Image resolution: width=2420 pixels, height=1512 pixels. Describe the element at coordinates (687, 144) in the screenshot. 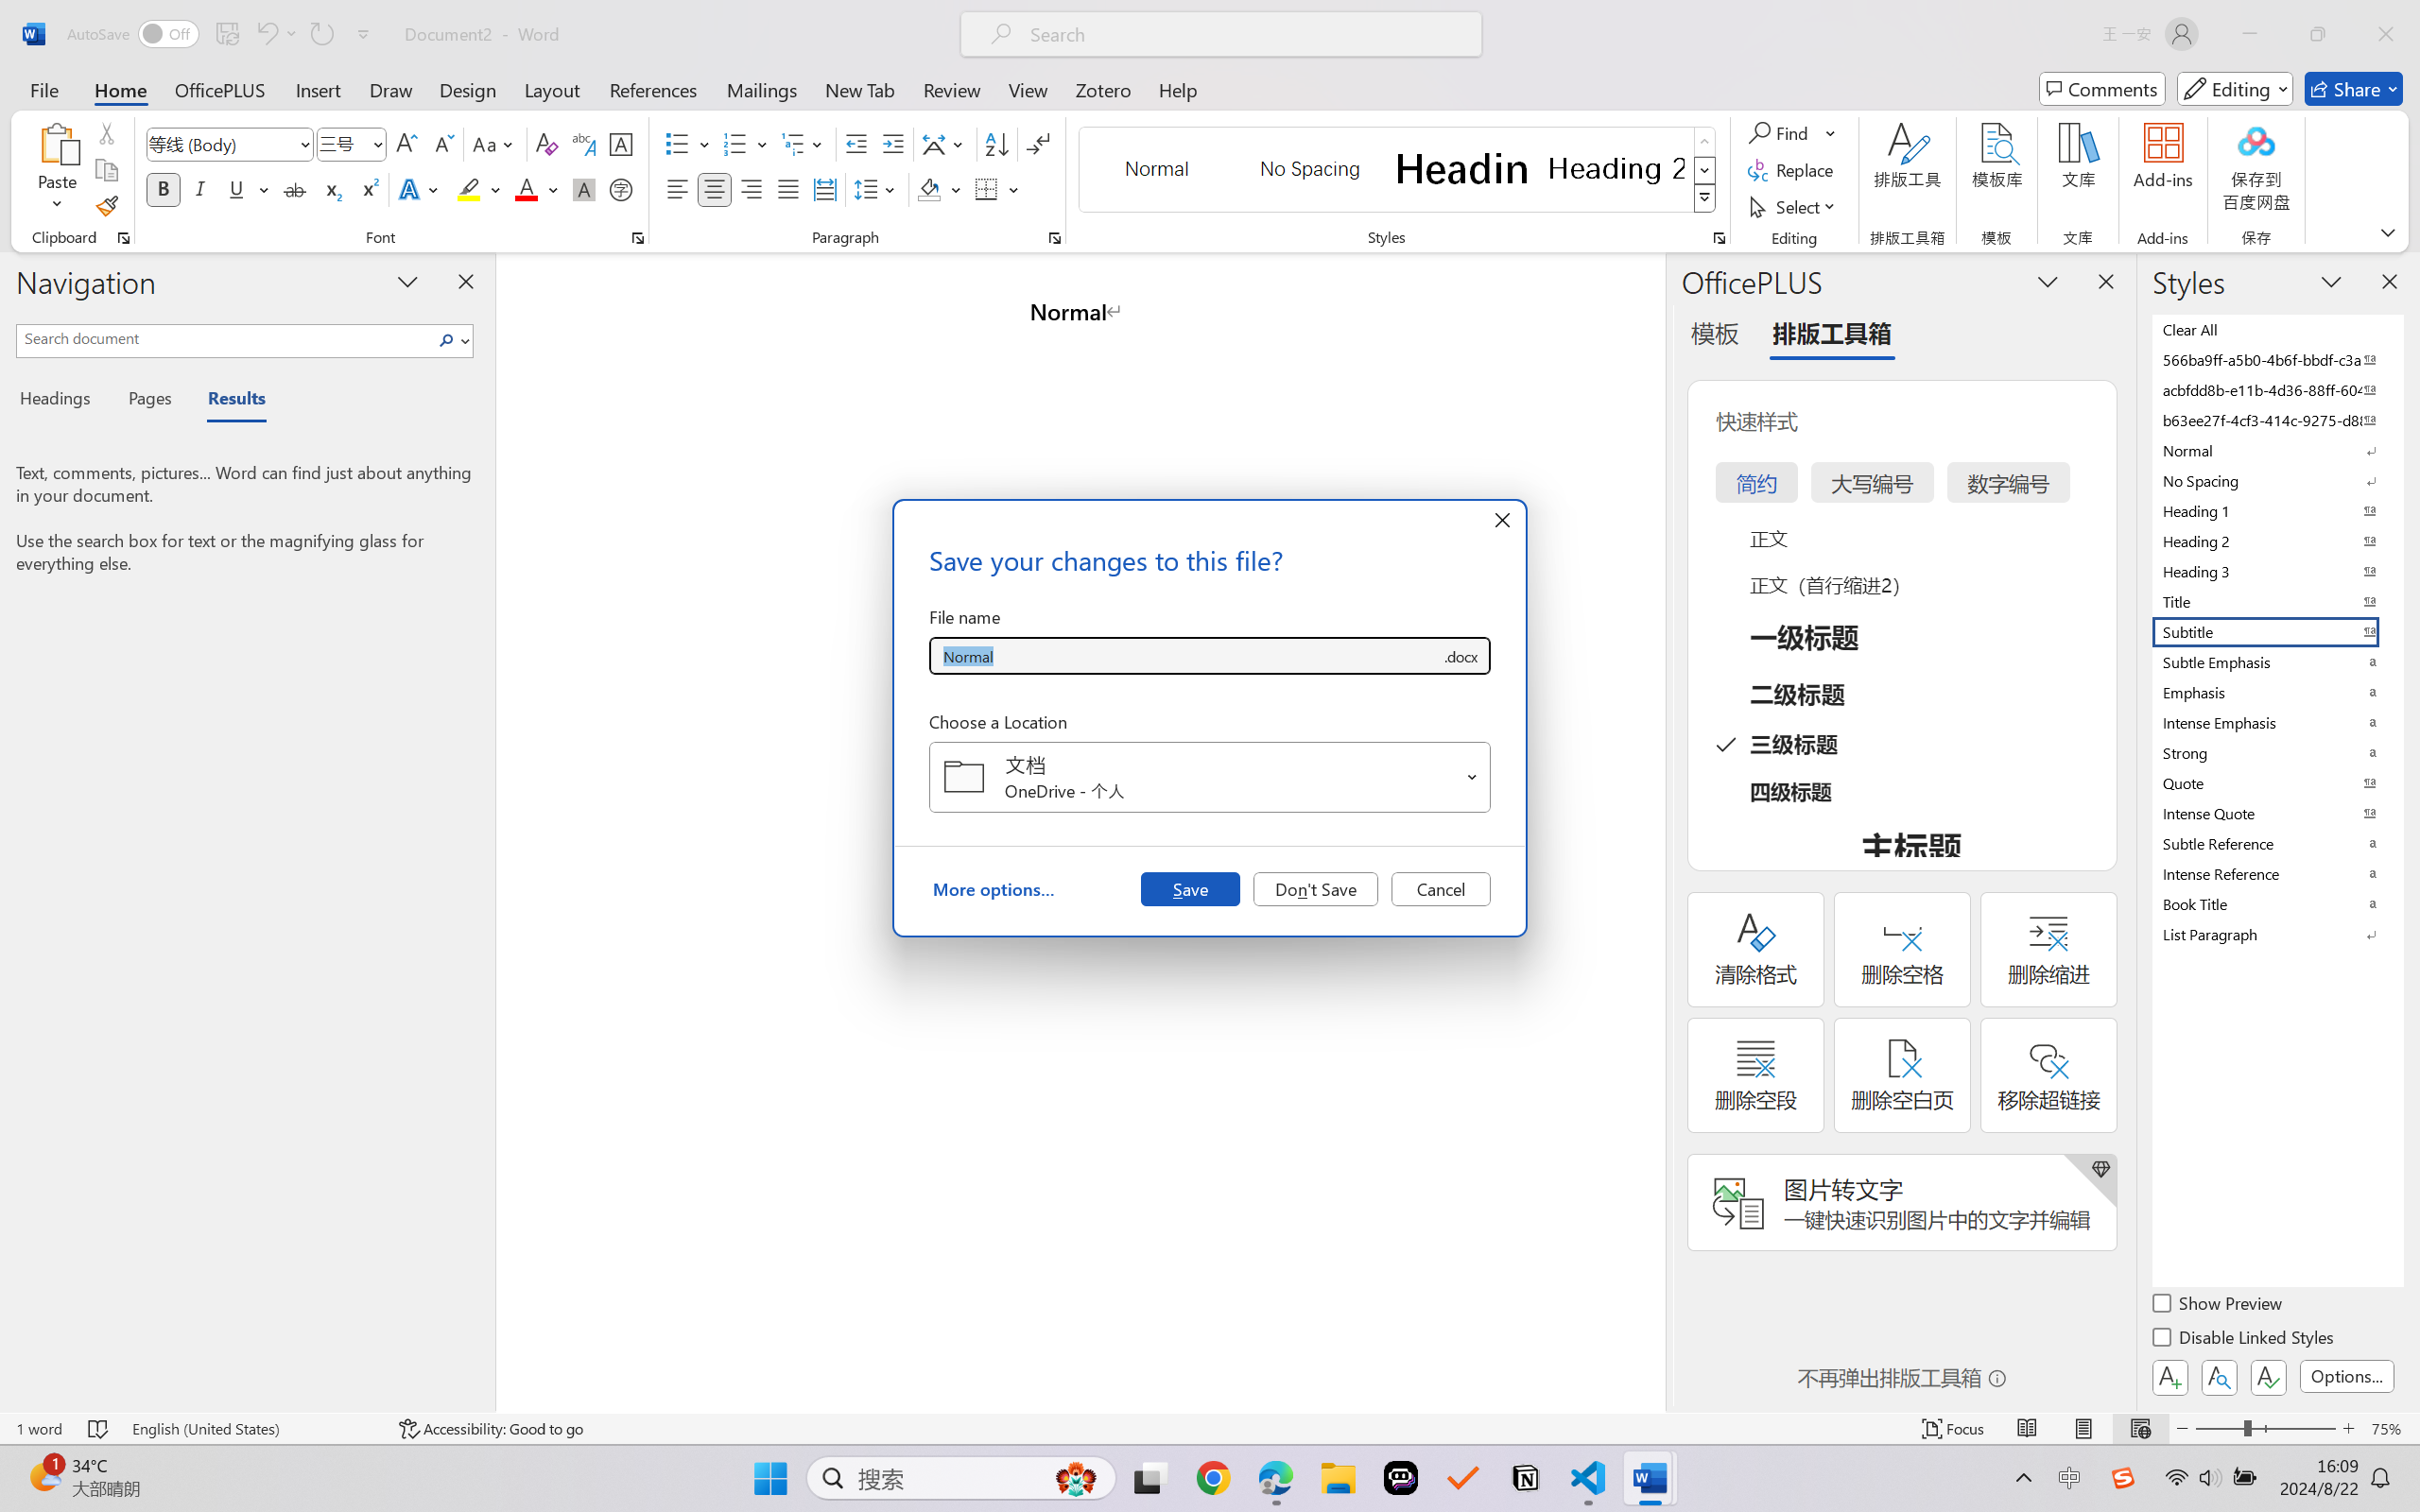

I see `'Bullets'` at that location.